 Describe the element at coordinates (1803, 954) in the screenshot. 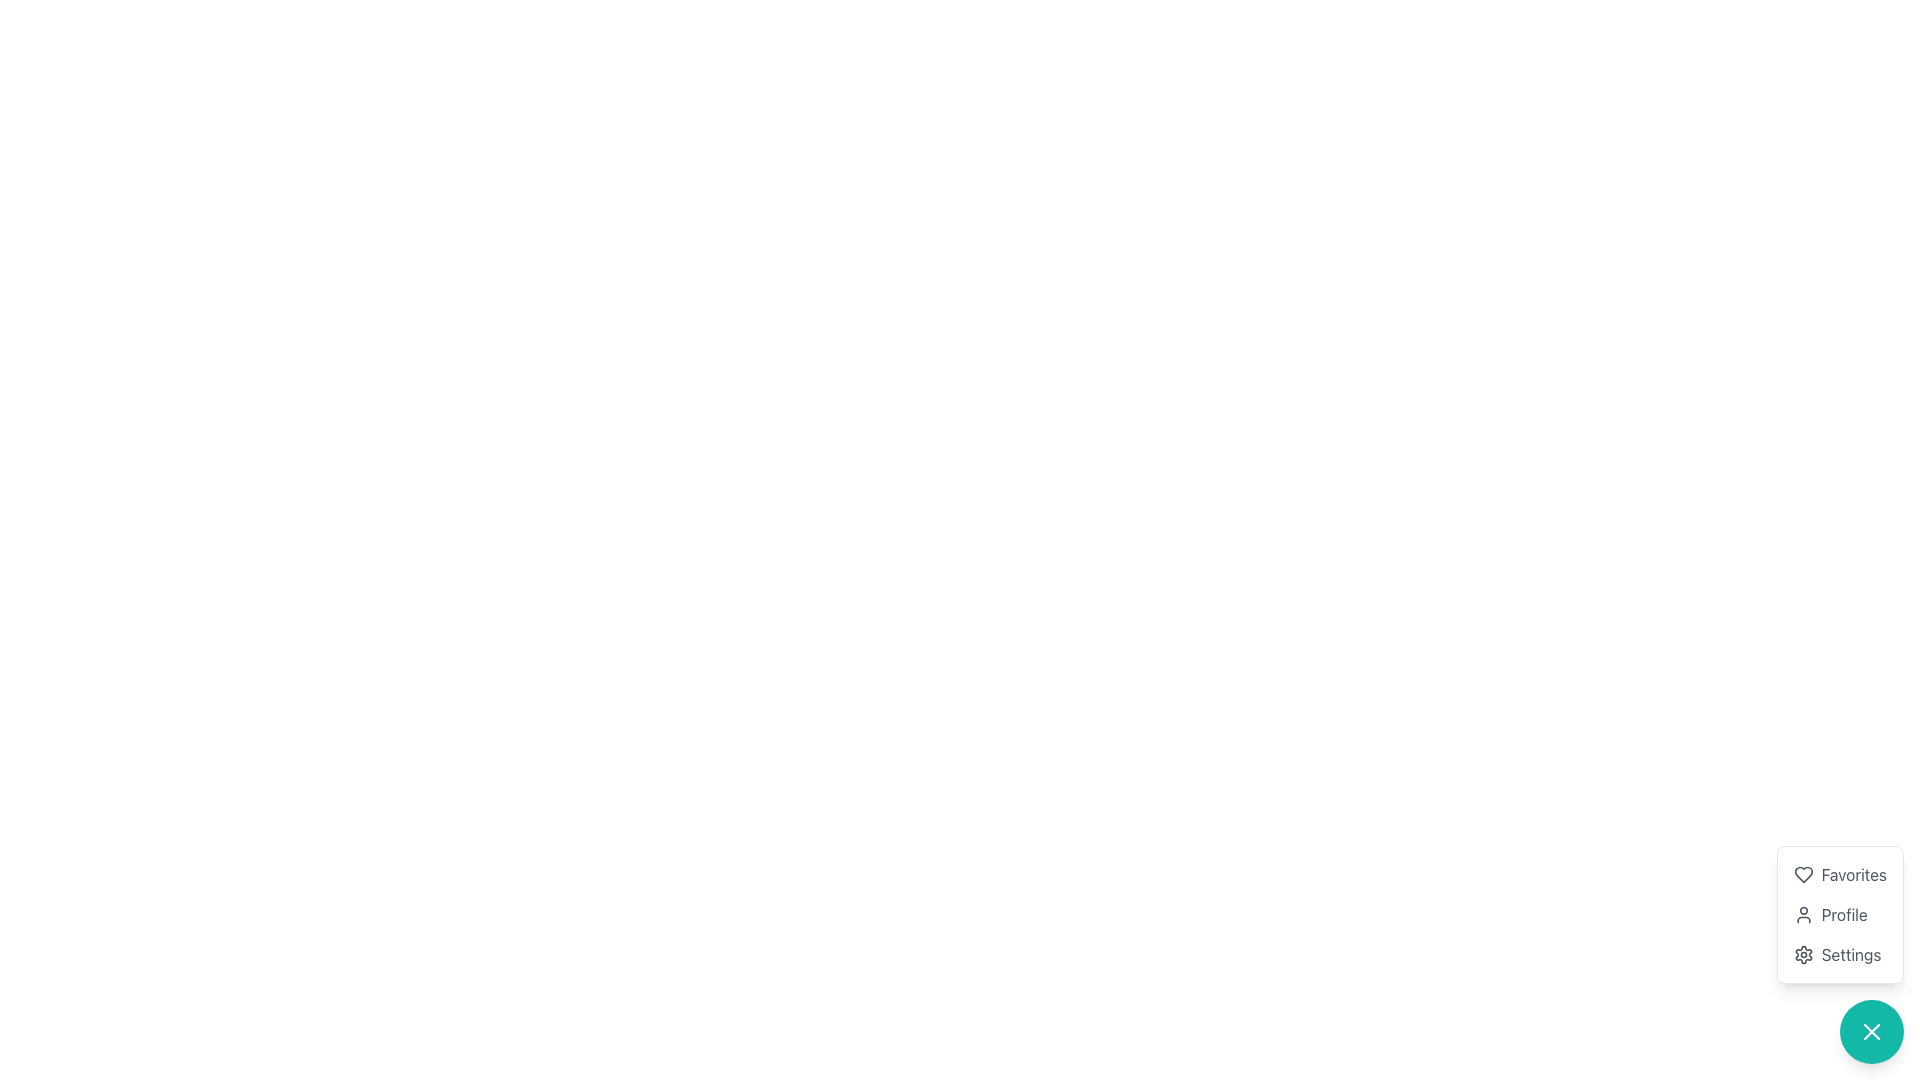

I see `the cogwheel-shaped icon located within the dropdown menu under the 'Settings' label` at that location.